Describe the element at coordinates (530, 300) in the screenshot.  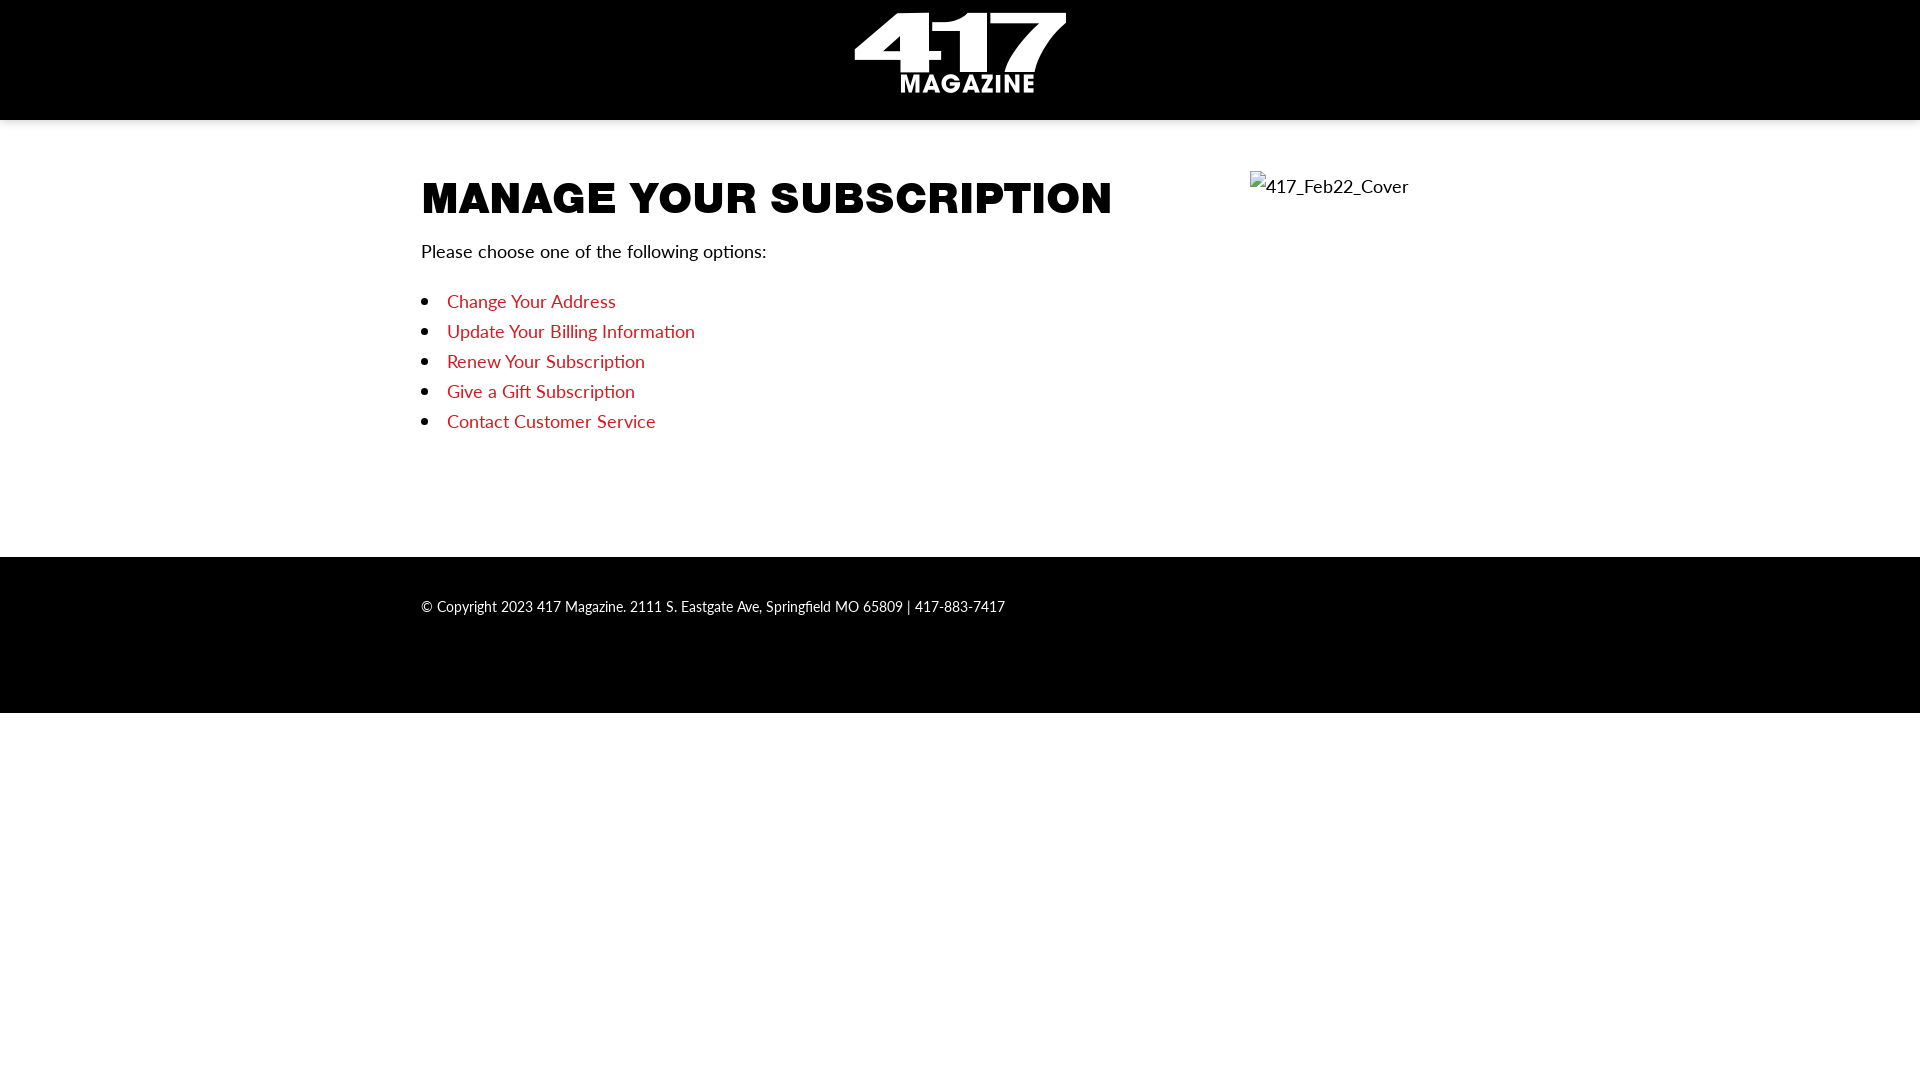
I see `'Change Your Address'` at that location.